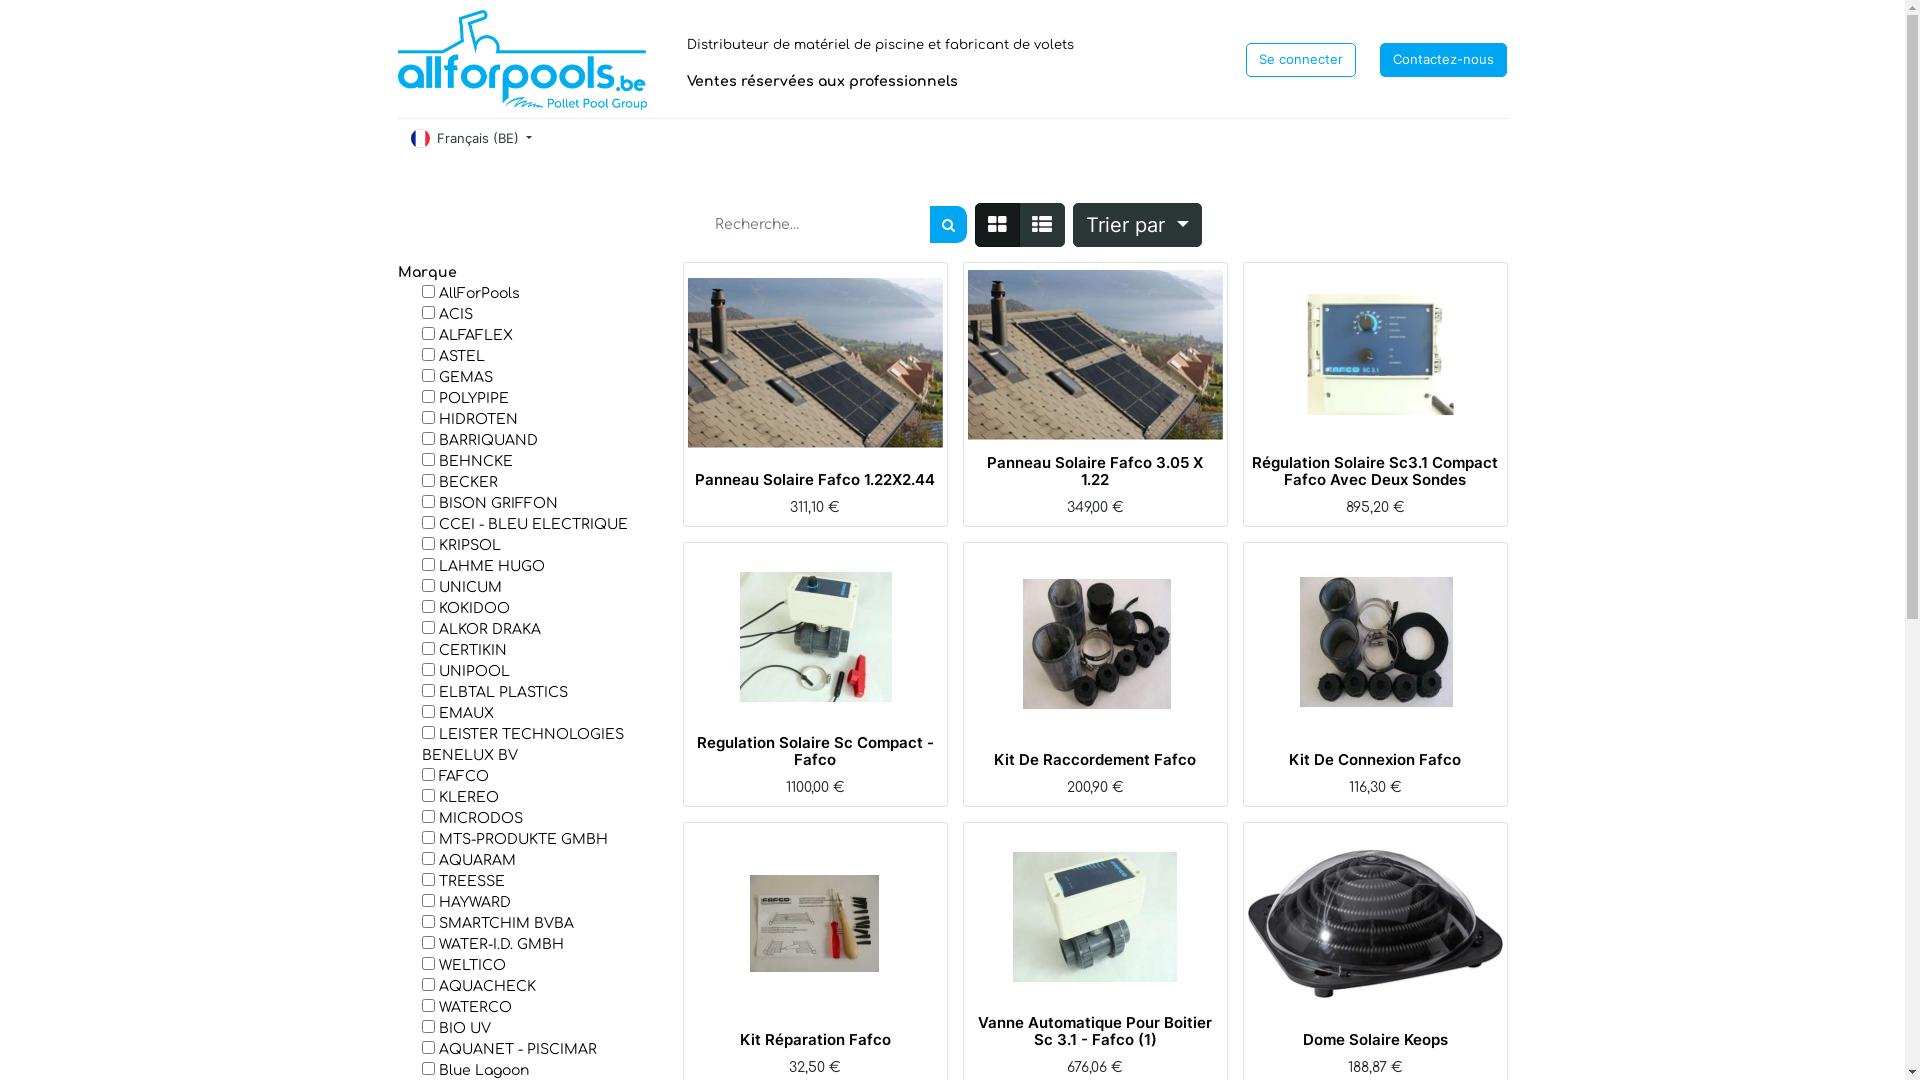  I want to click on 'Panneau Solaire Fafco 3.05 X 1.22', so click(1093, 470).